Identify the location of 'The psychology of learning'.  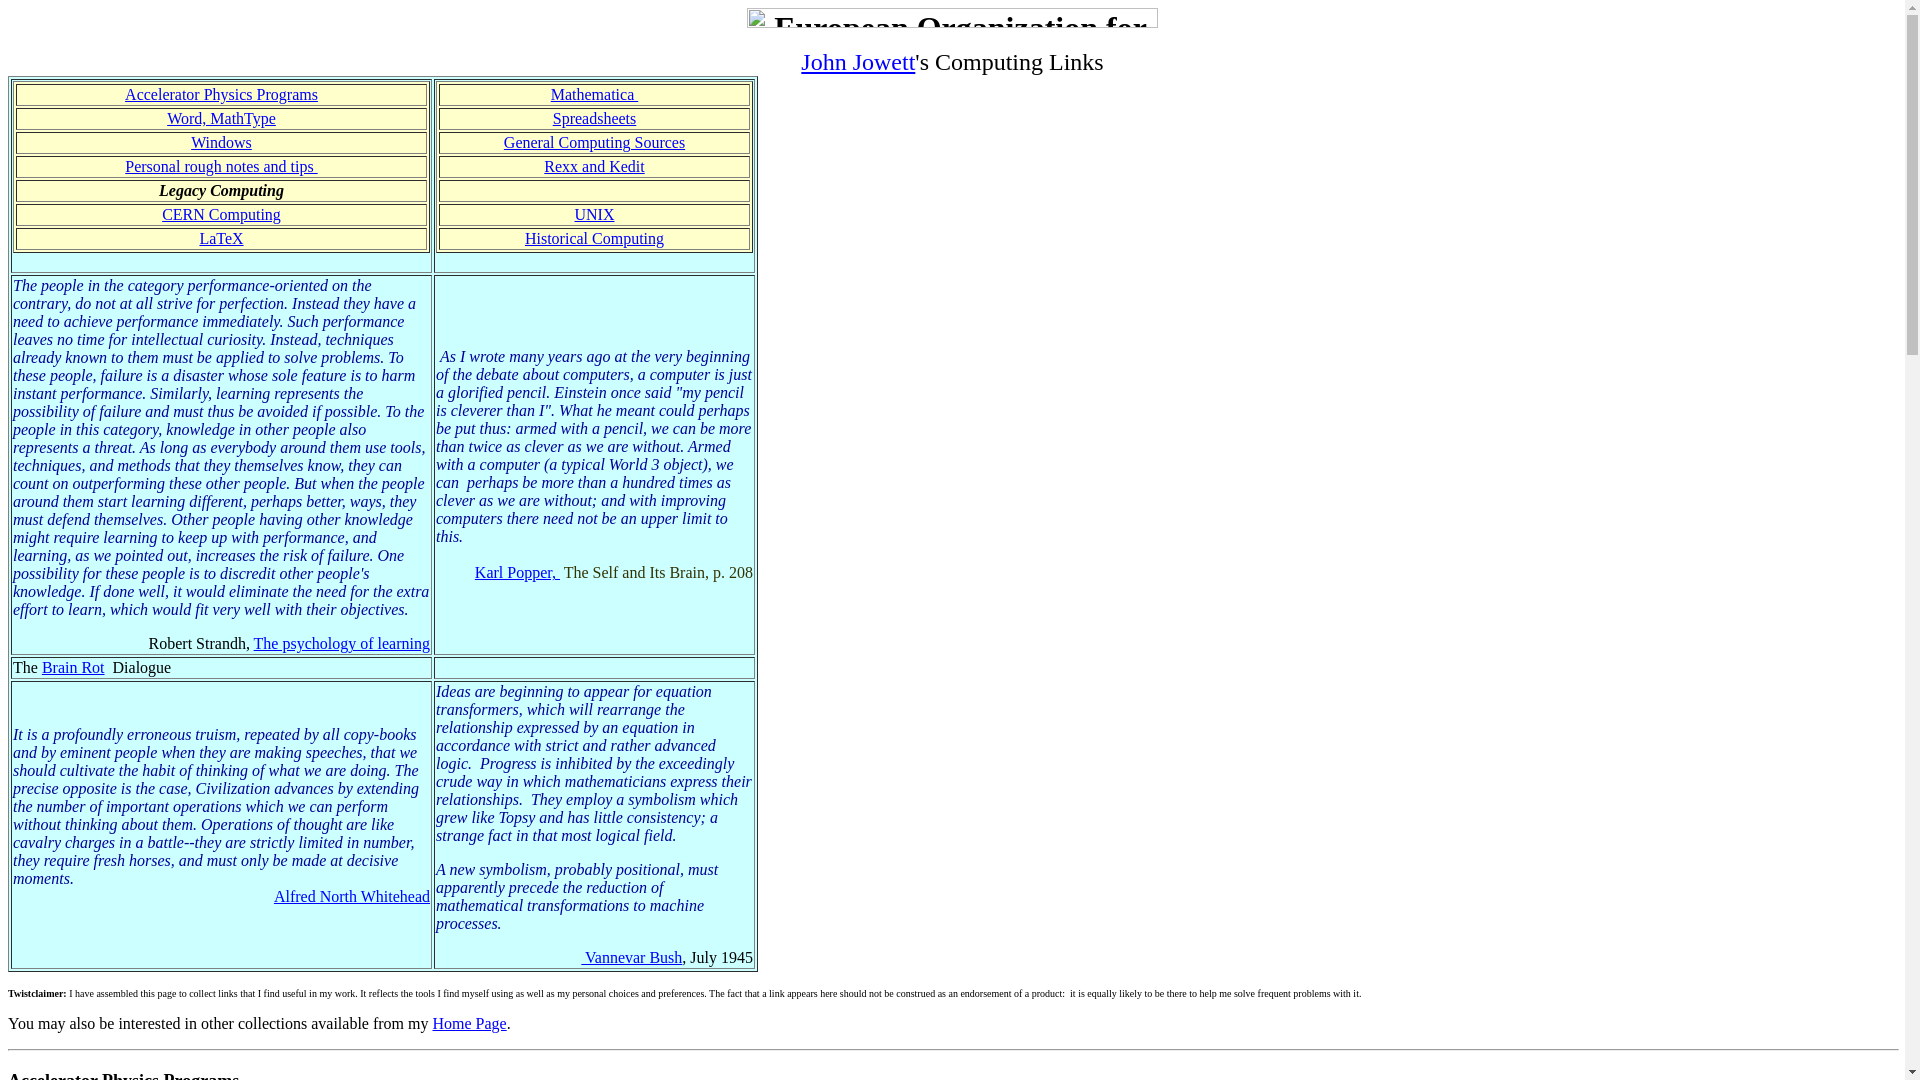
(341, 643).